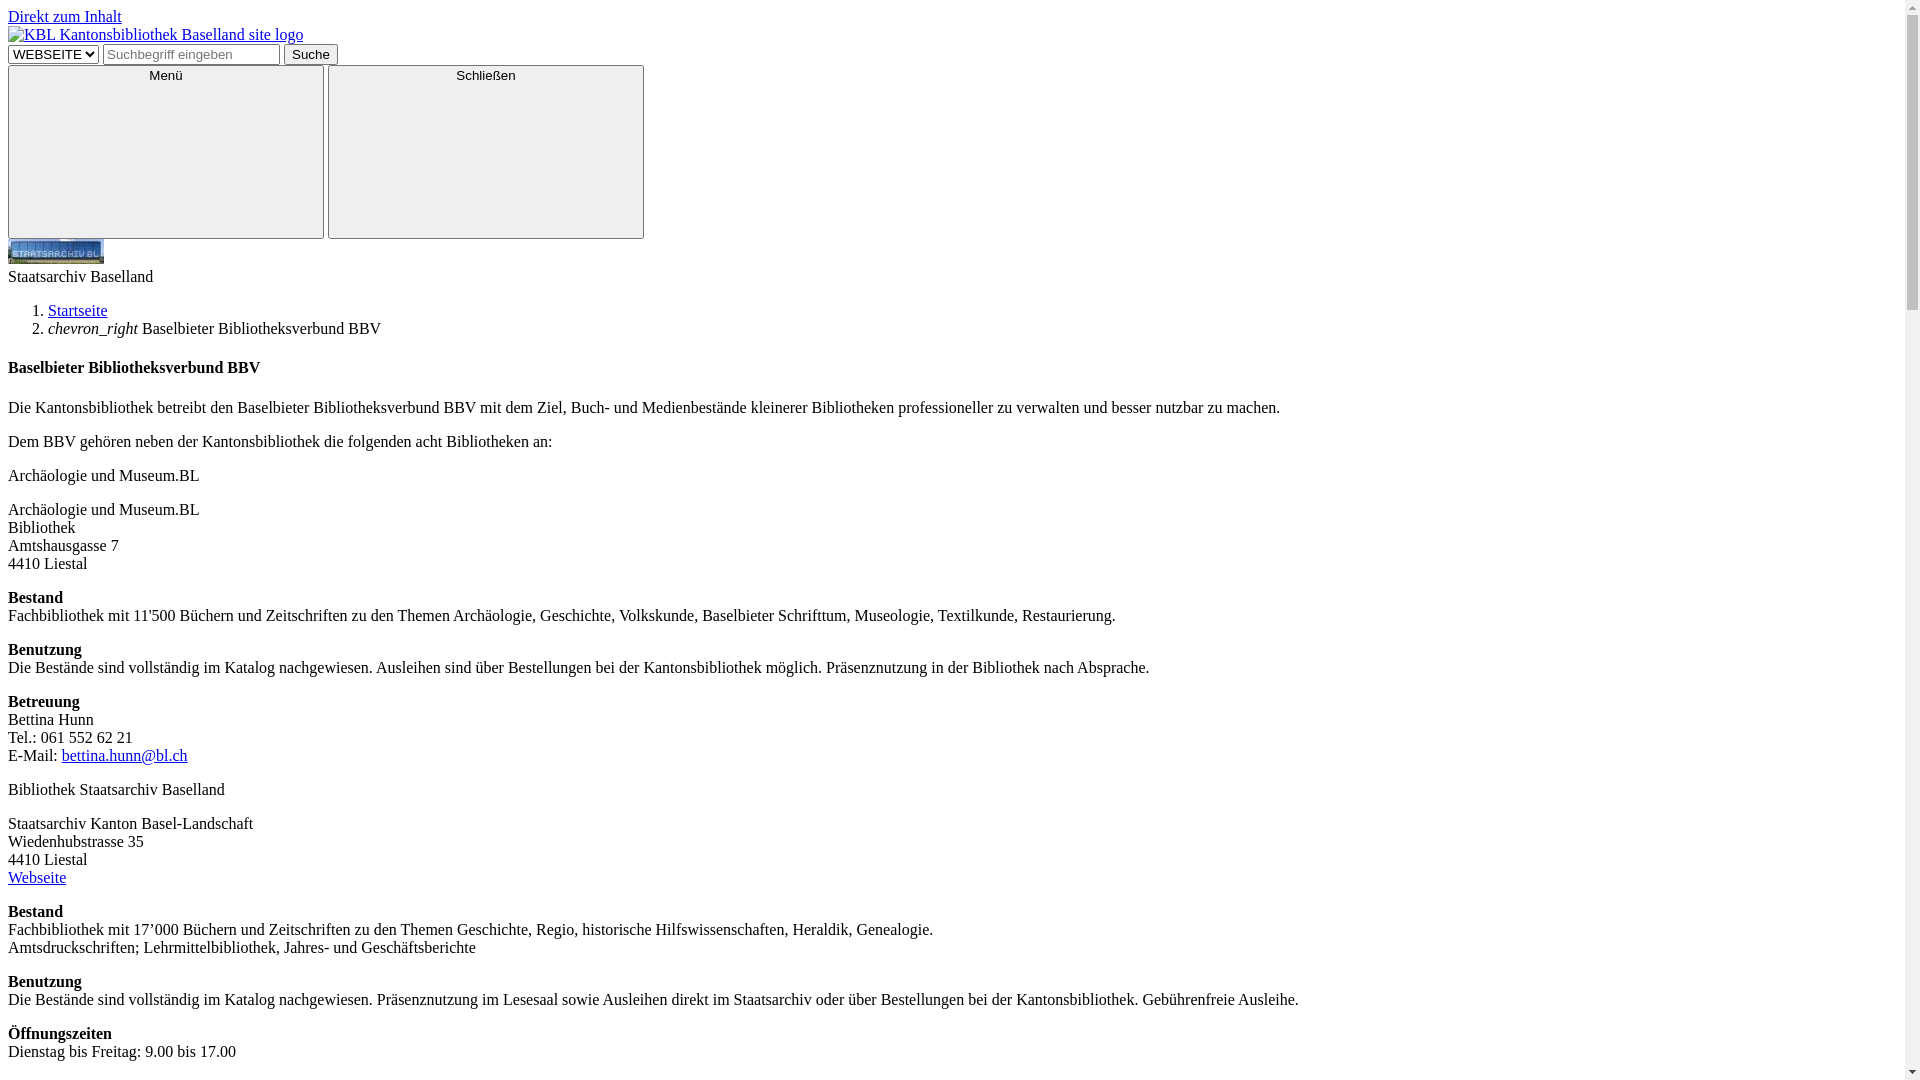  What do you see at coordinates (123, 755) in the screenshot?
I see `'bettina.hunn@bl.ch'` at bounding box center [123, 755].